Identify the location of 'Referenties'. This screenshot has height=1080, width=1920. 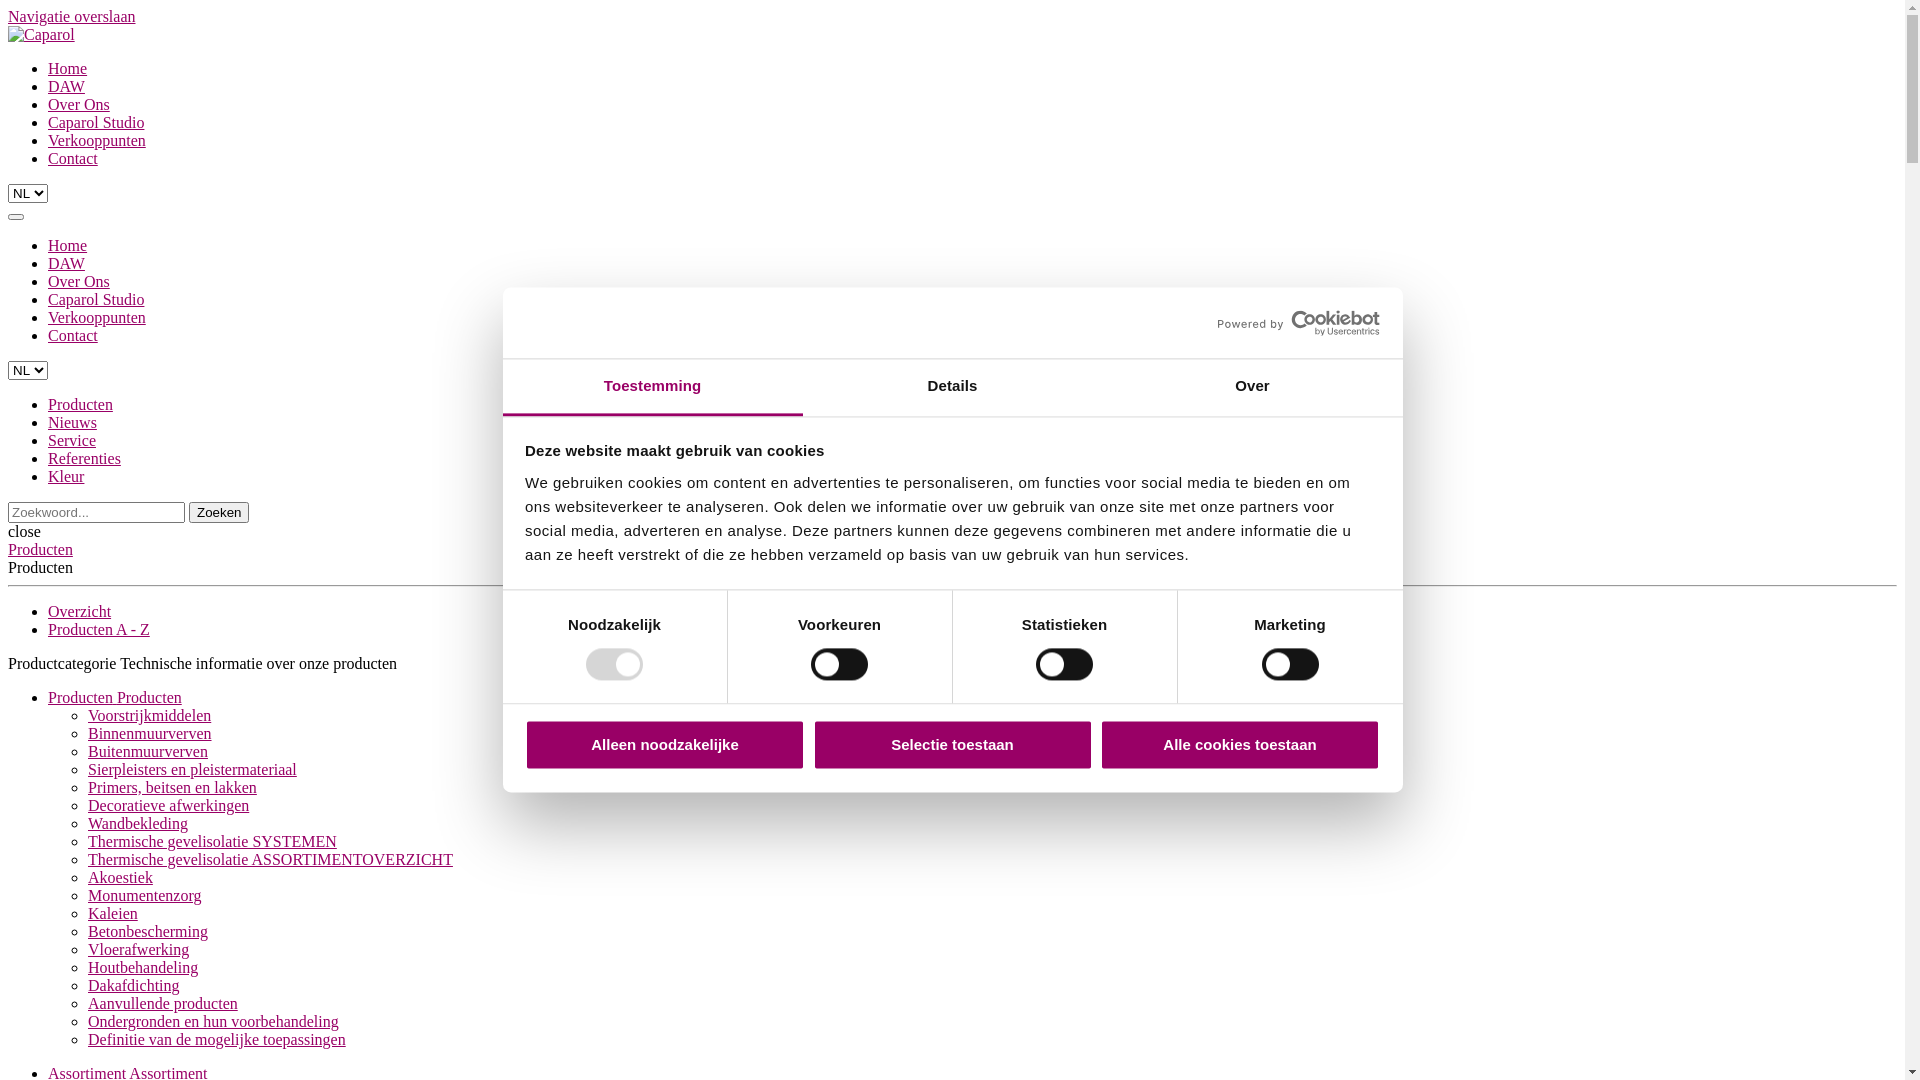
(83, 458).